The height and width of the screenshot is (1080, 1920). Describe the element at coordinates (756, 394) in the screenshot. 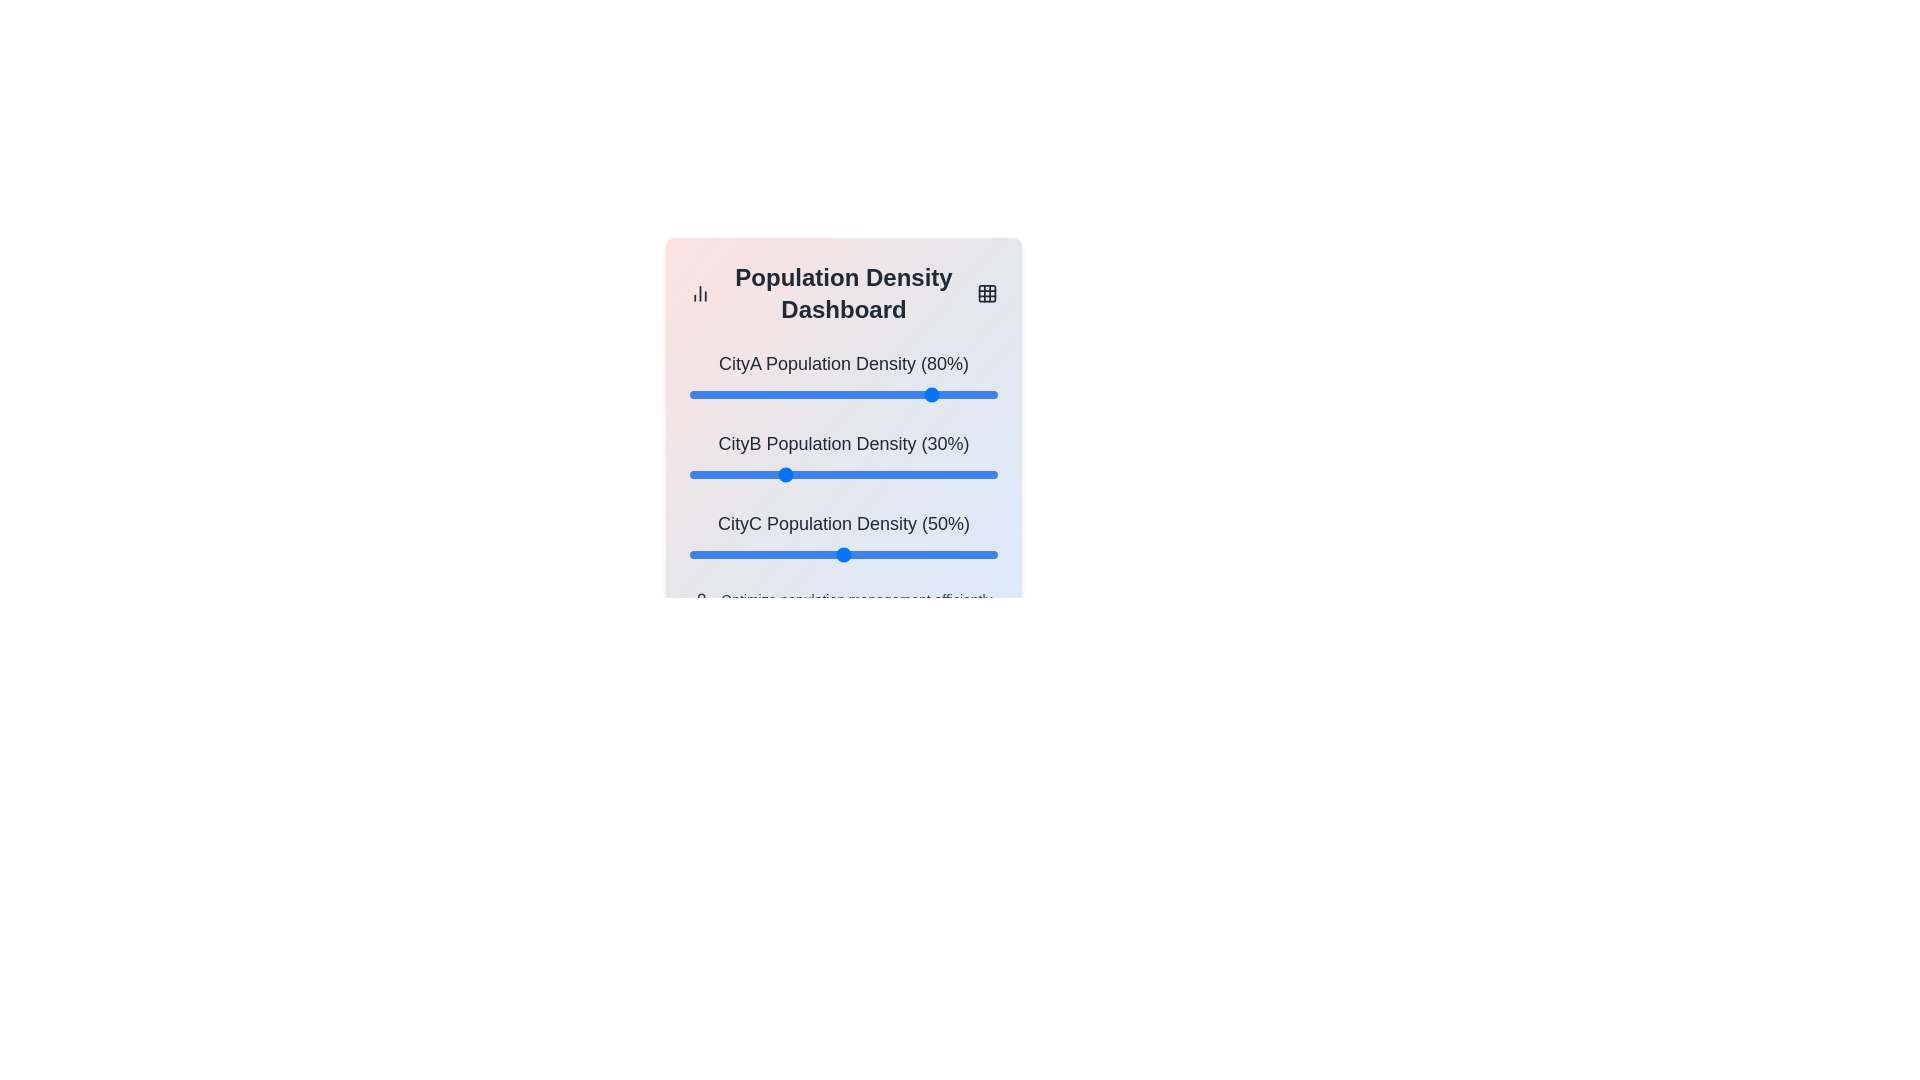

I see `the CityA population density slider to 22%` at that location.